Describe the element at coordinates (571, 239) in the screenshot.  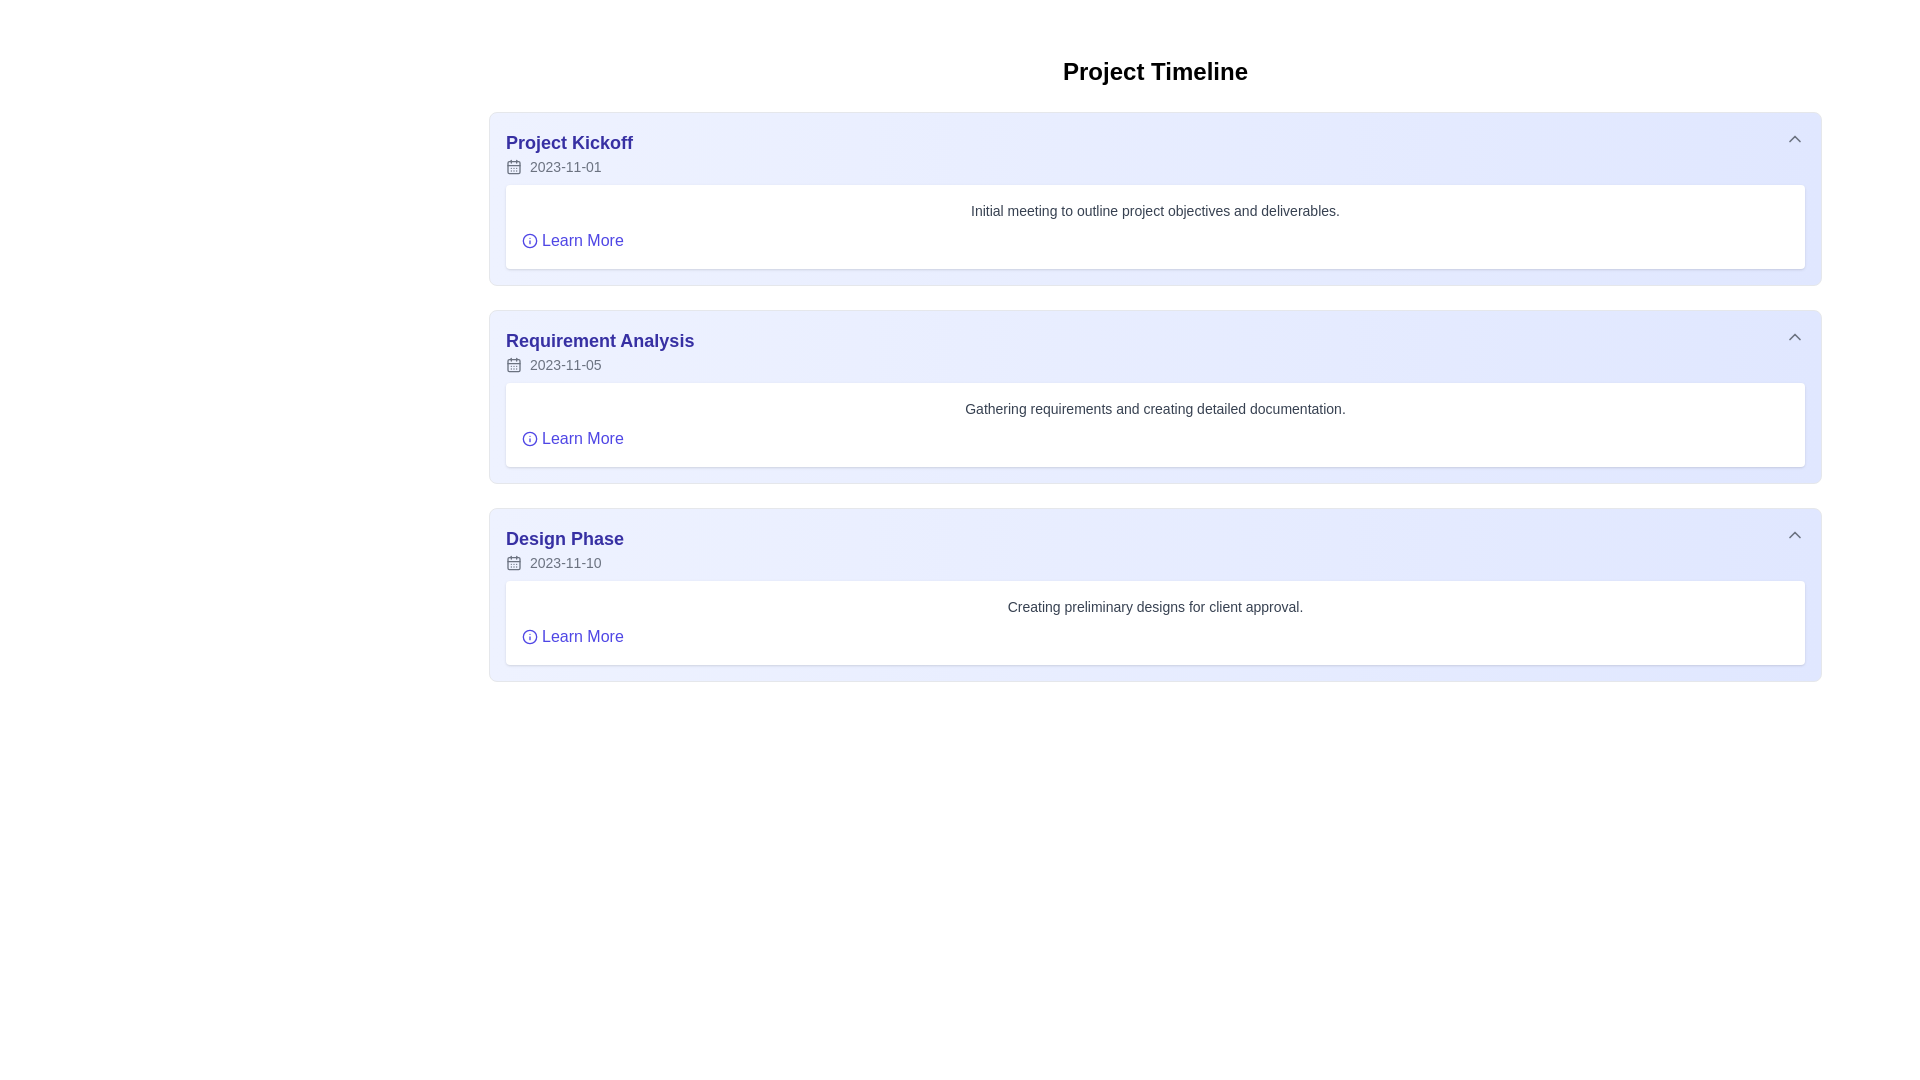
I see `the navigational button with an embedded icon located in the 'Project Kickoff' section` at that location.